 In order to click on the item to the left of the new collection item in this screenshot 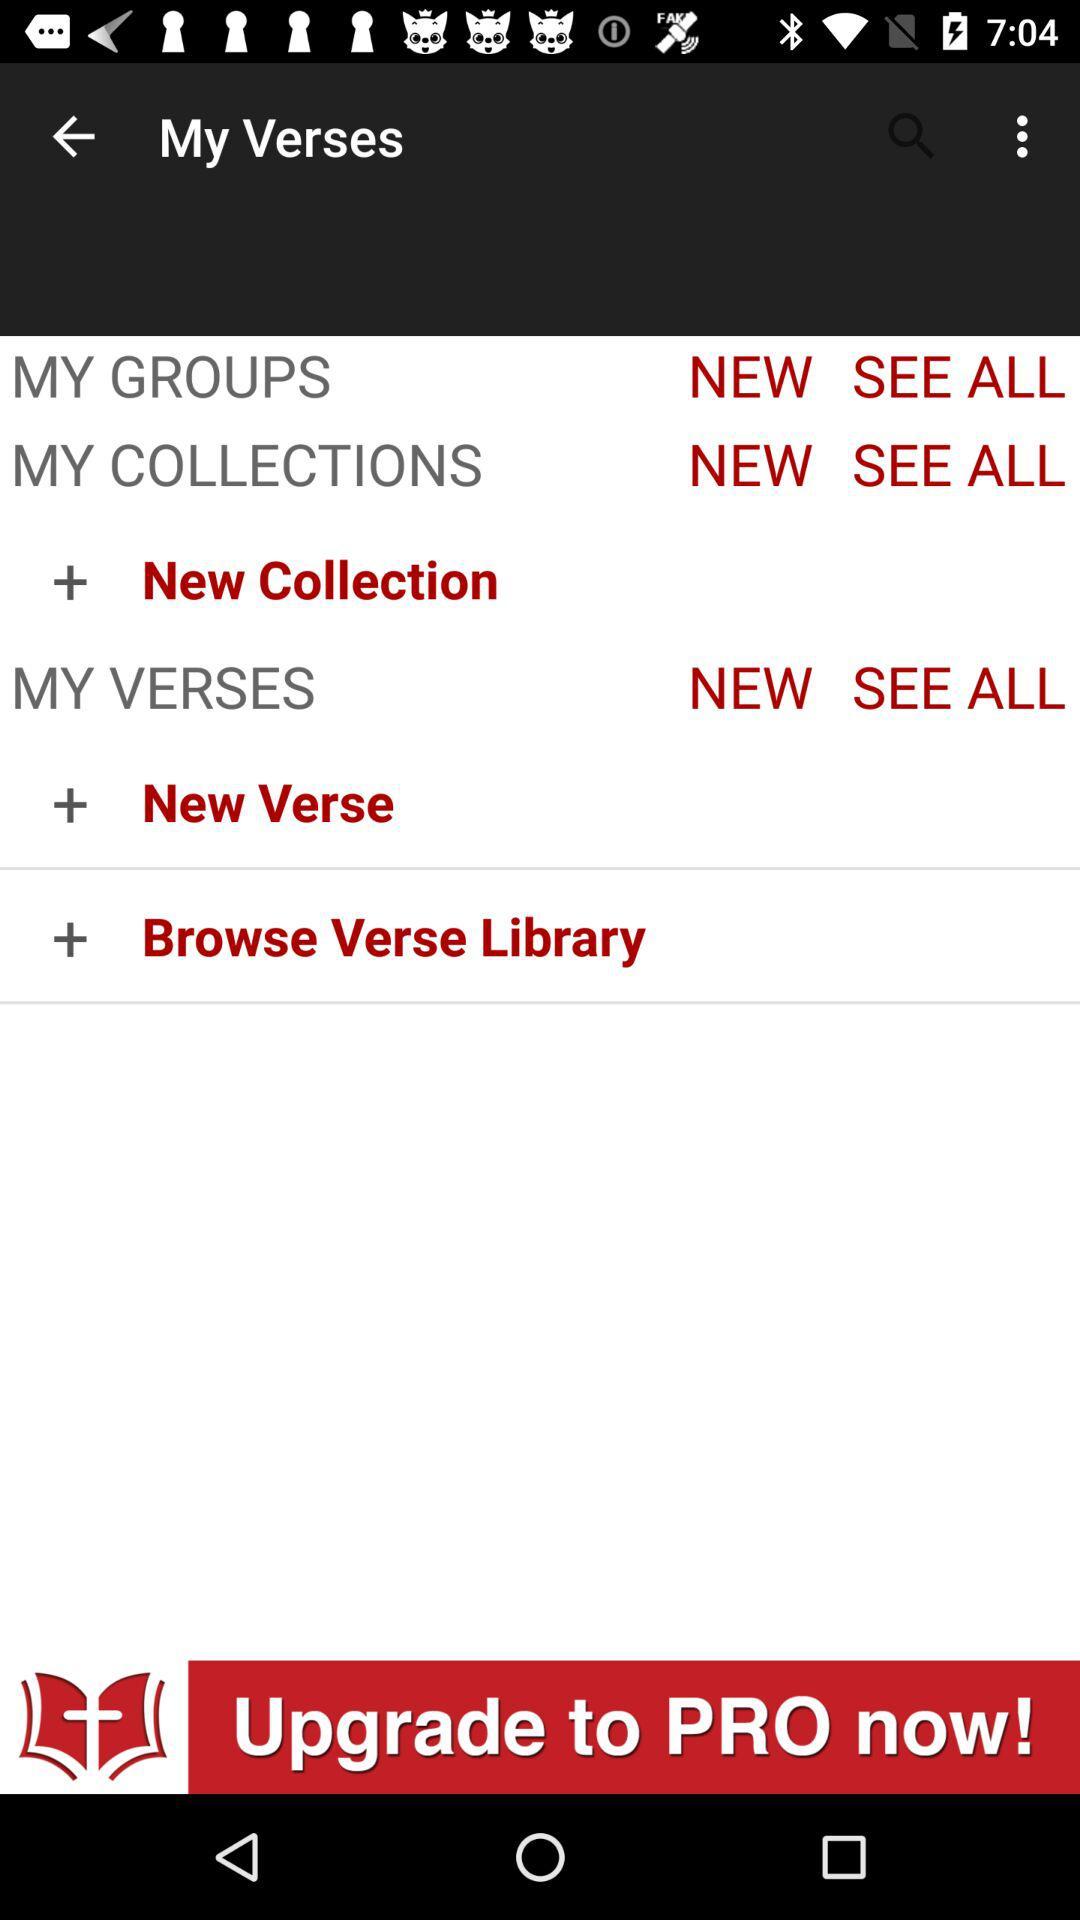, I will do `click(69, 577)`.